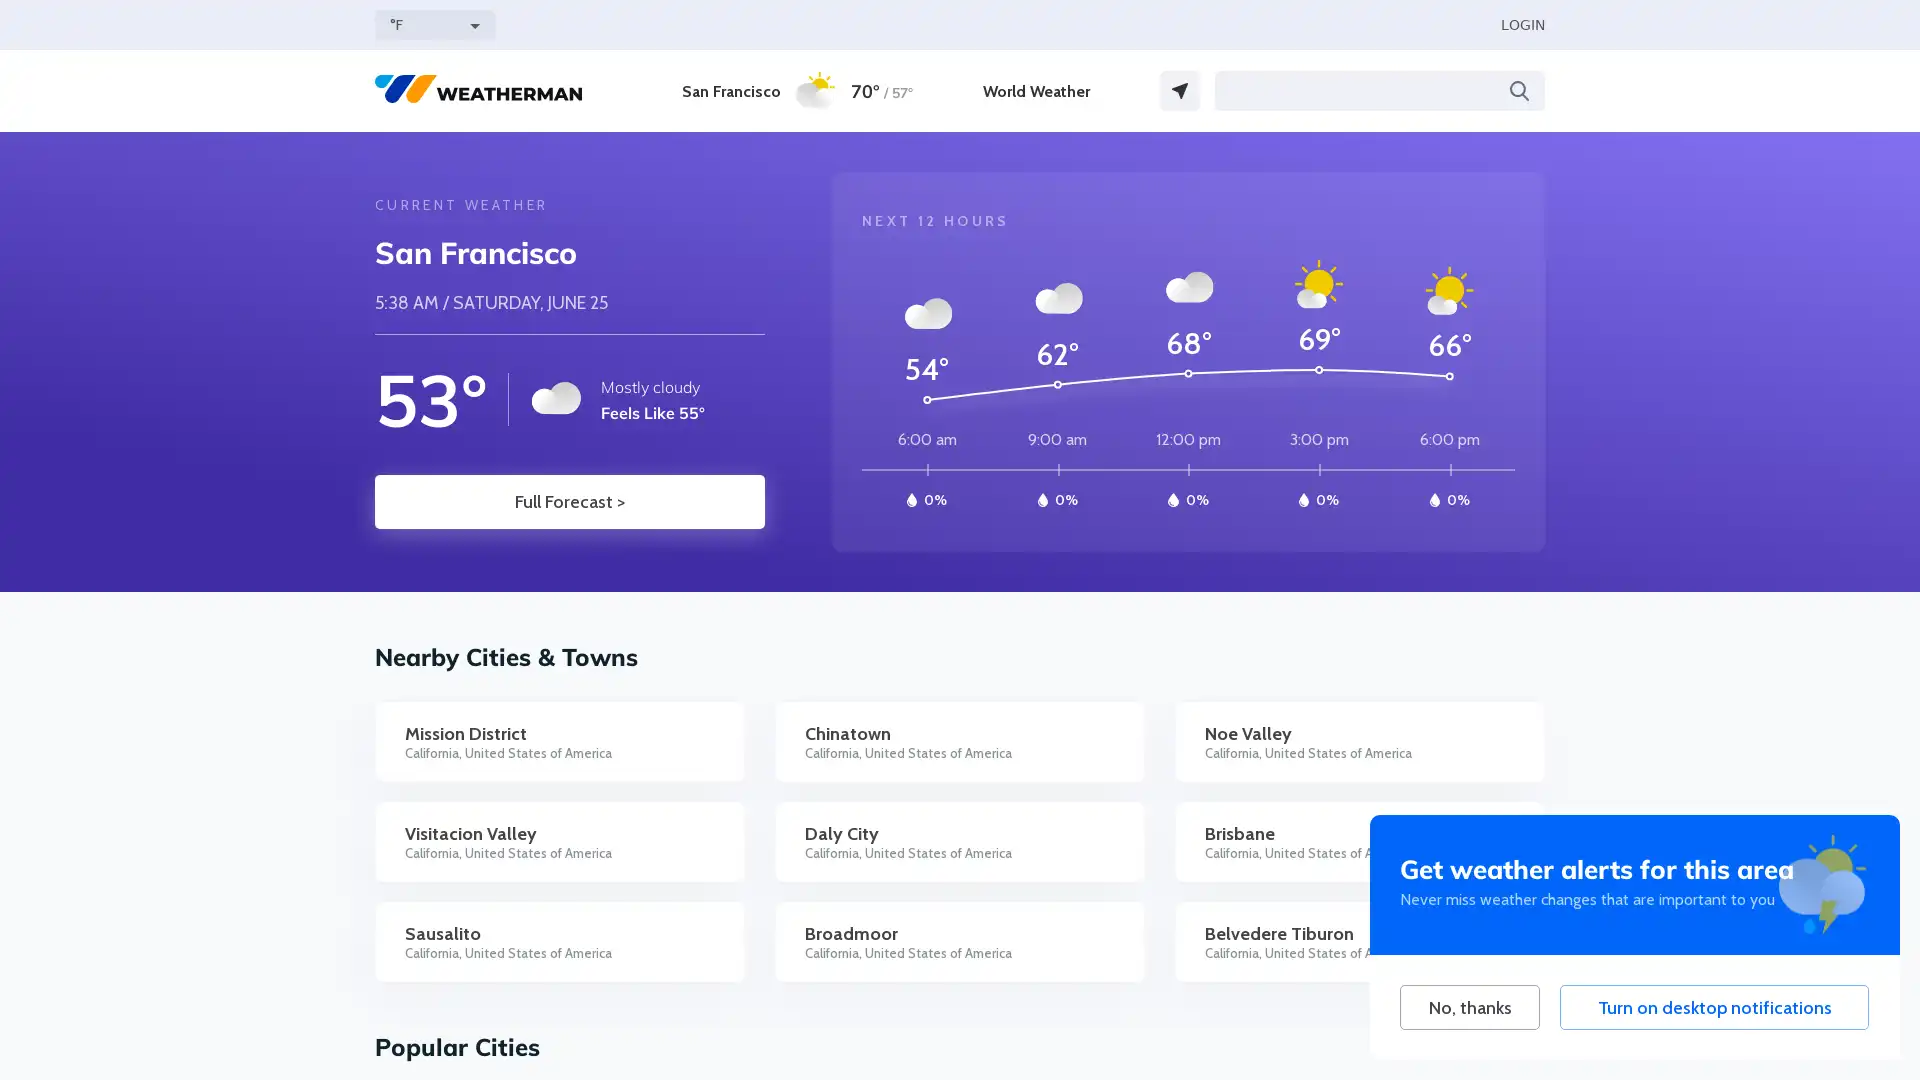 This screenshot has height=1080, width=1920. I want to click on GPS Location, so click(1180, 91).